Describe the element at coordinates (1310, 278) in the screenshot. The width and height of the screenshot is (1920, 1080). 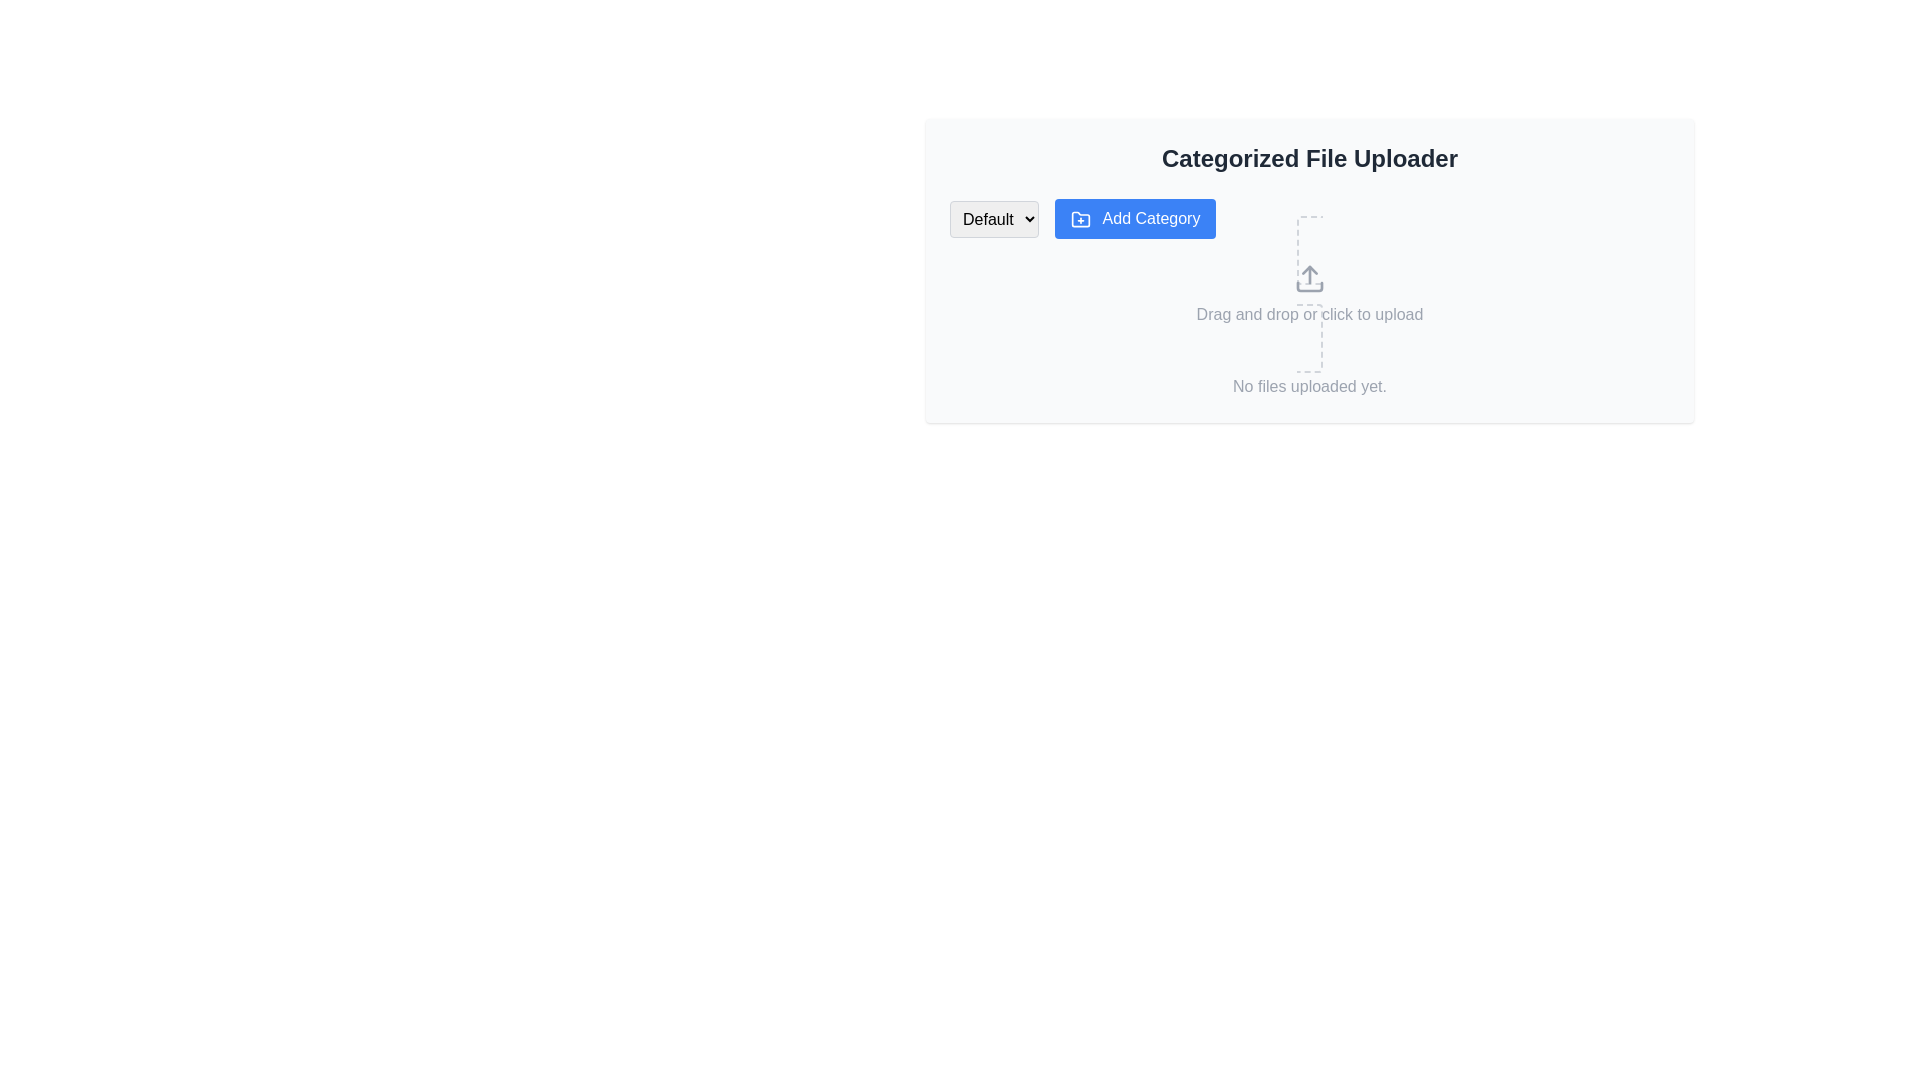
I see `the upload icon located centrally within the dashed-outline rectangular upload area, which is below the header labeled 'Categorized File Uploader'` at that location.